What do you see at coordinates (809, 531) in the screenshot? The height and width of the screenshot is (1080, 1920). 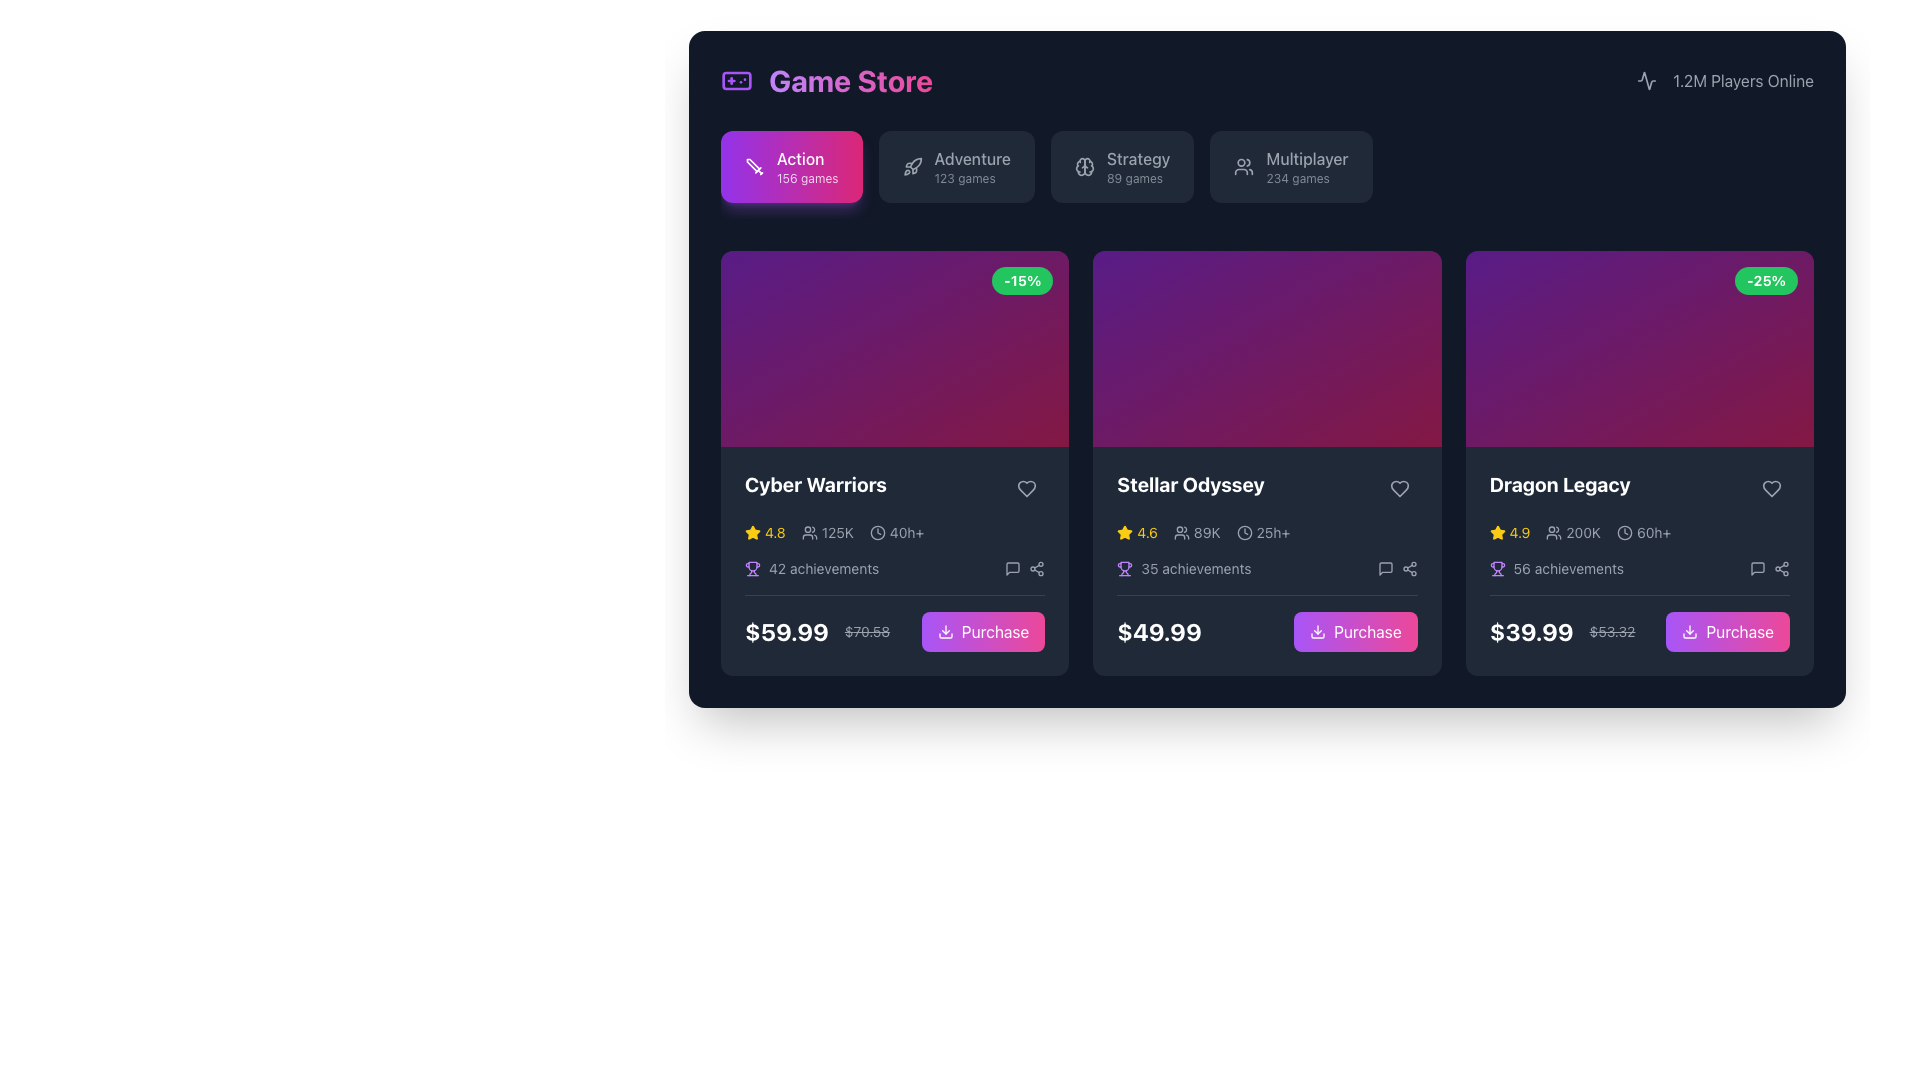 I see `the visual representation of the user group icon located beside the text '125K' in the bottom section of the 'Cyber Warriors' card` at bounding box center [809, 531].